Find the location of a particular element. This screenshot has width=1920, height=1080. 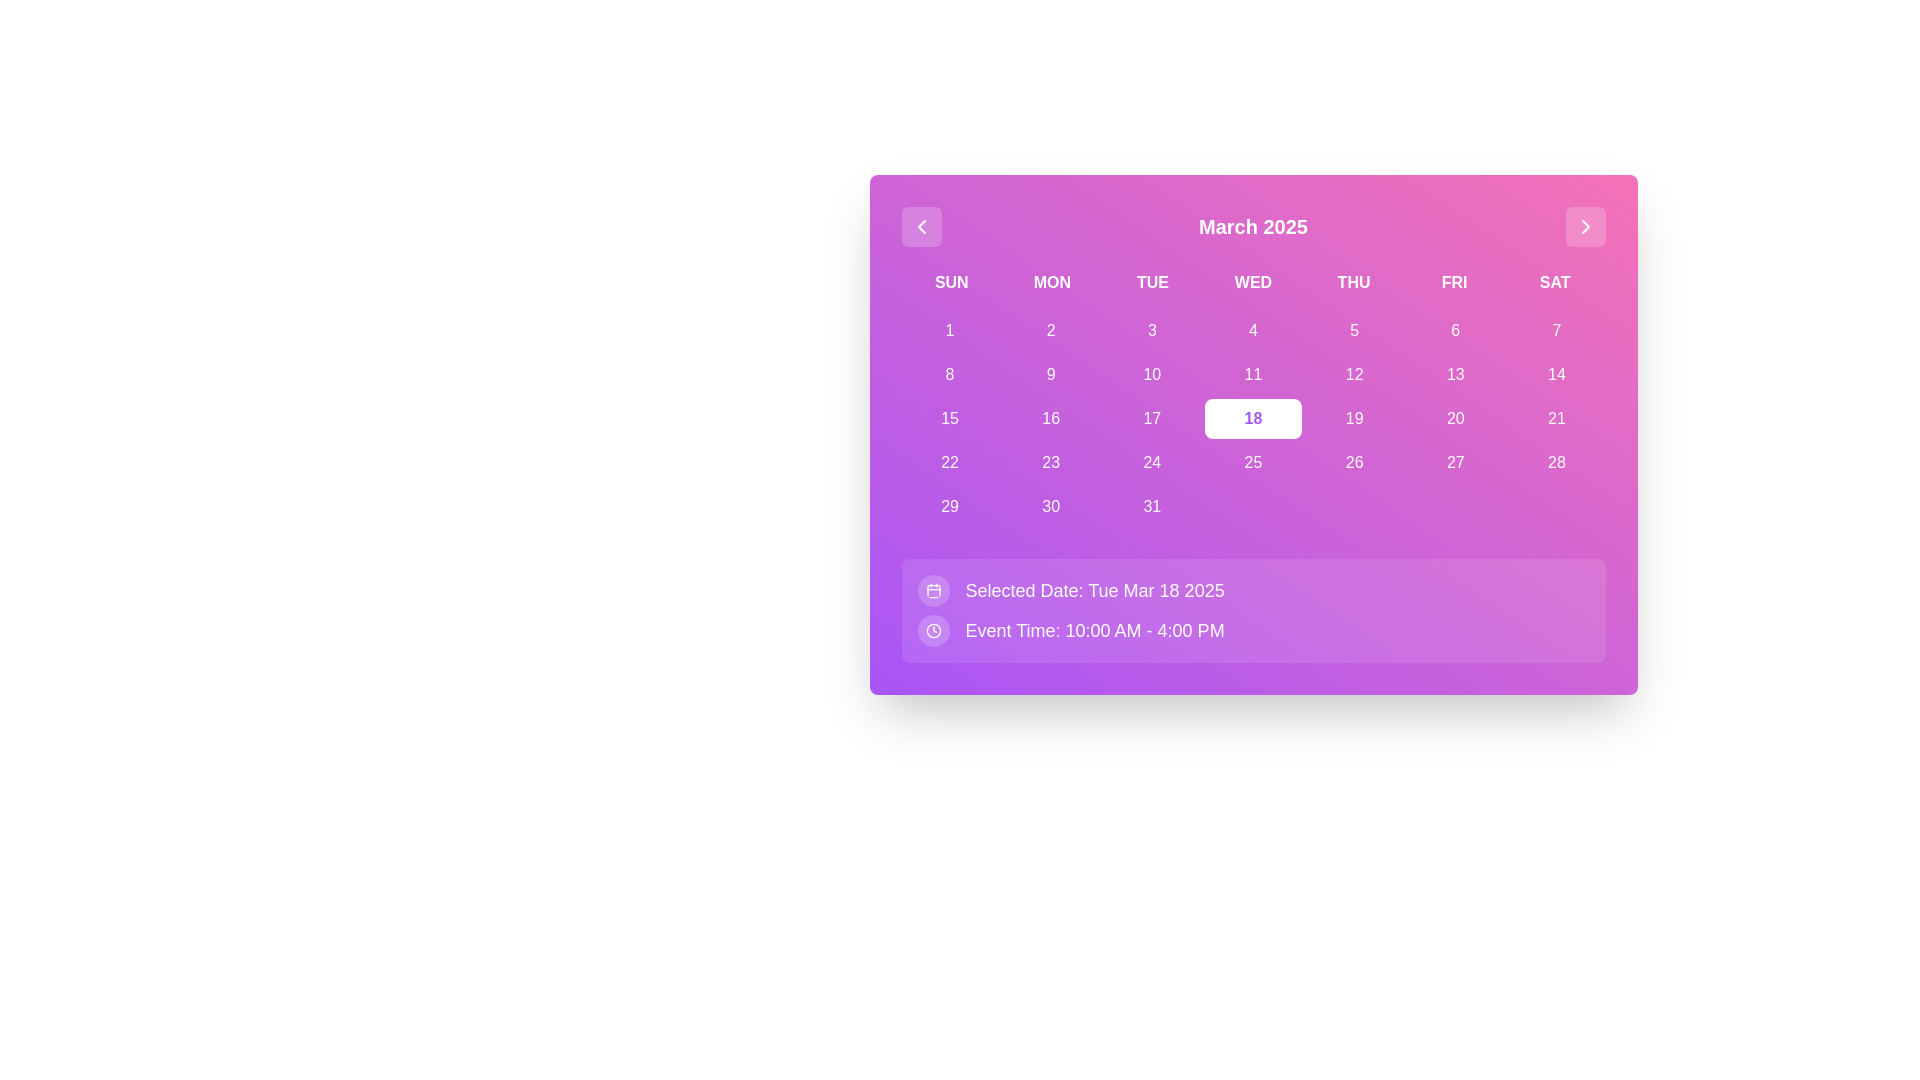

the clickable calendar button for the date '10' located in the second row and third column to trigger a highlighting effect is located at coordinates (1152, 374).